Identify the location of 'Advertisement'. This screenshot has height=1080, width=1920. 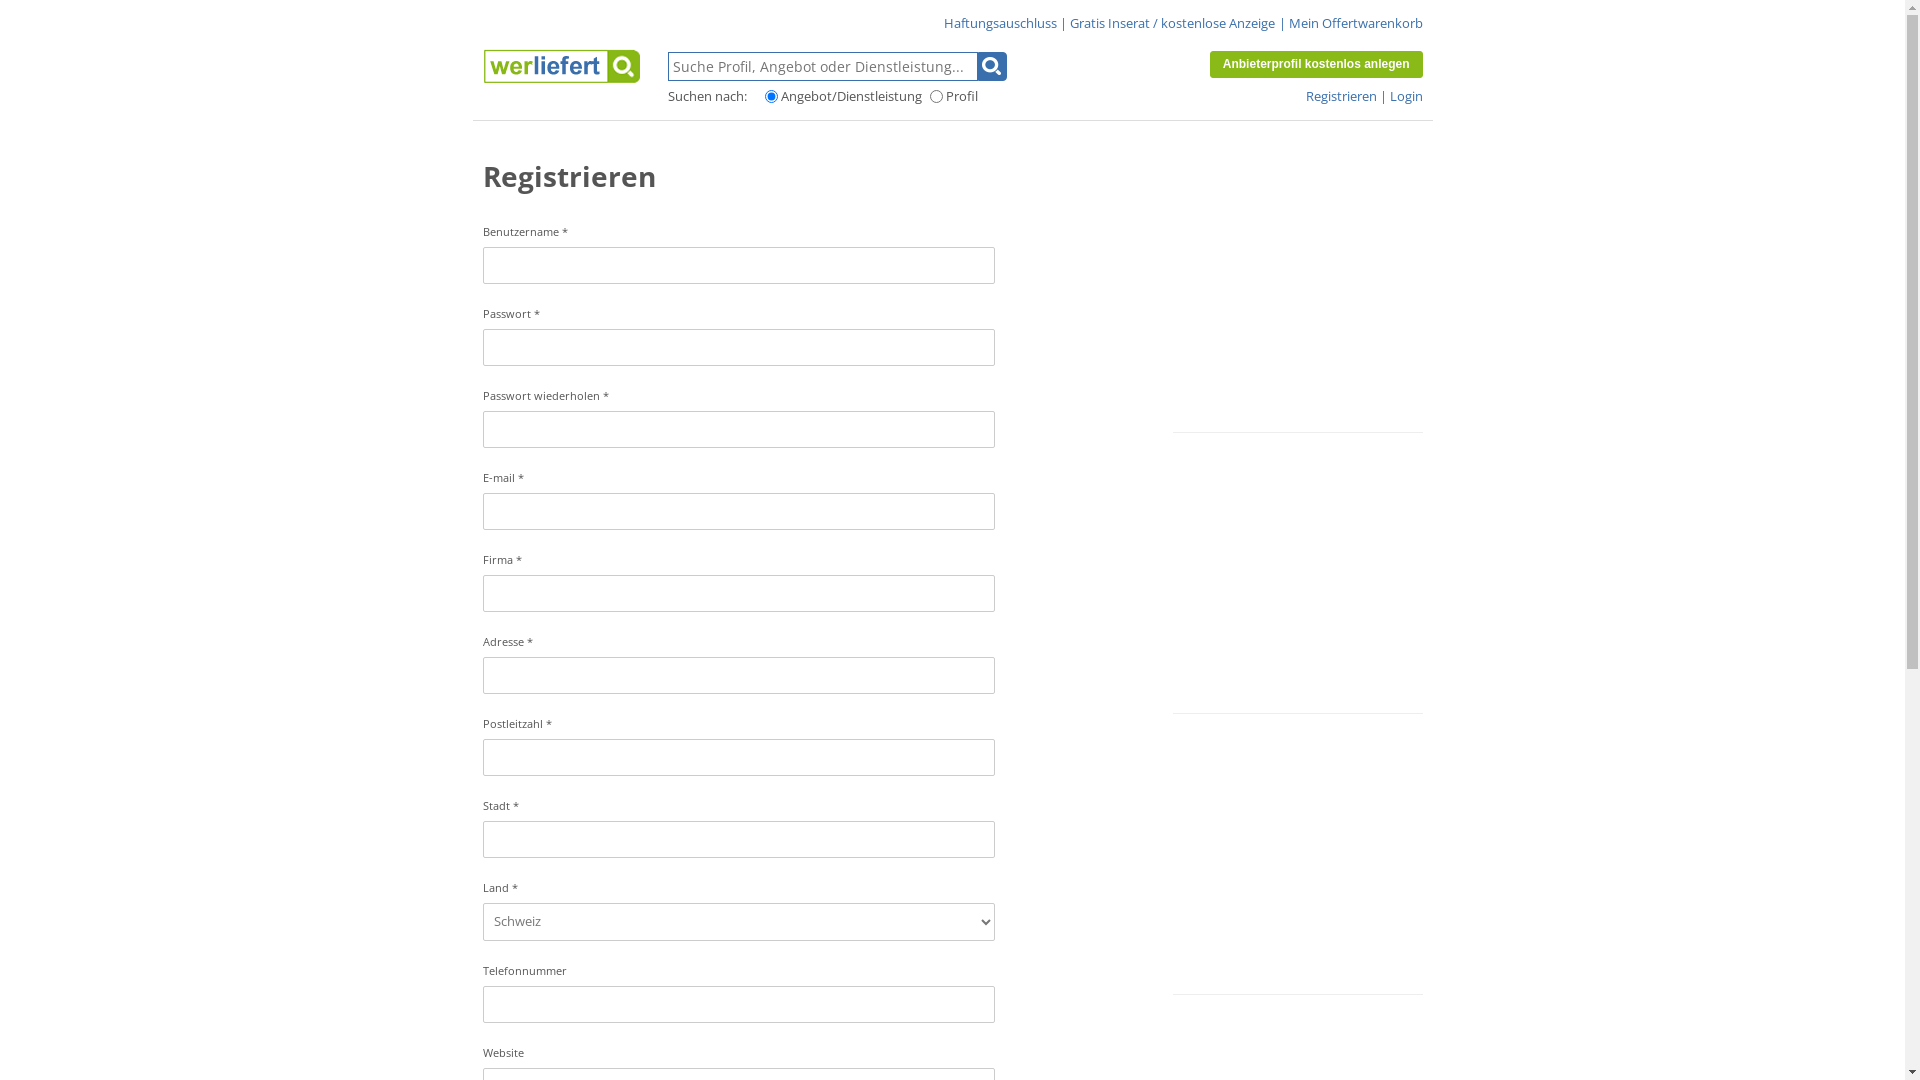
(1296, 573).